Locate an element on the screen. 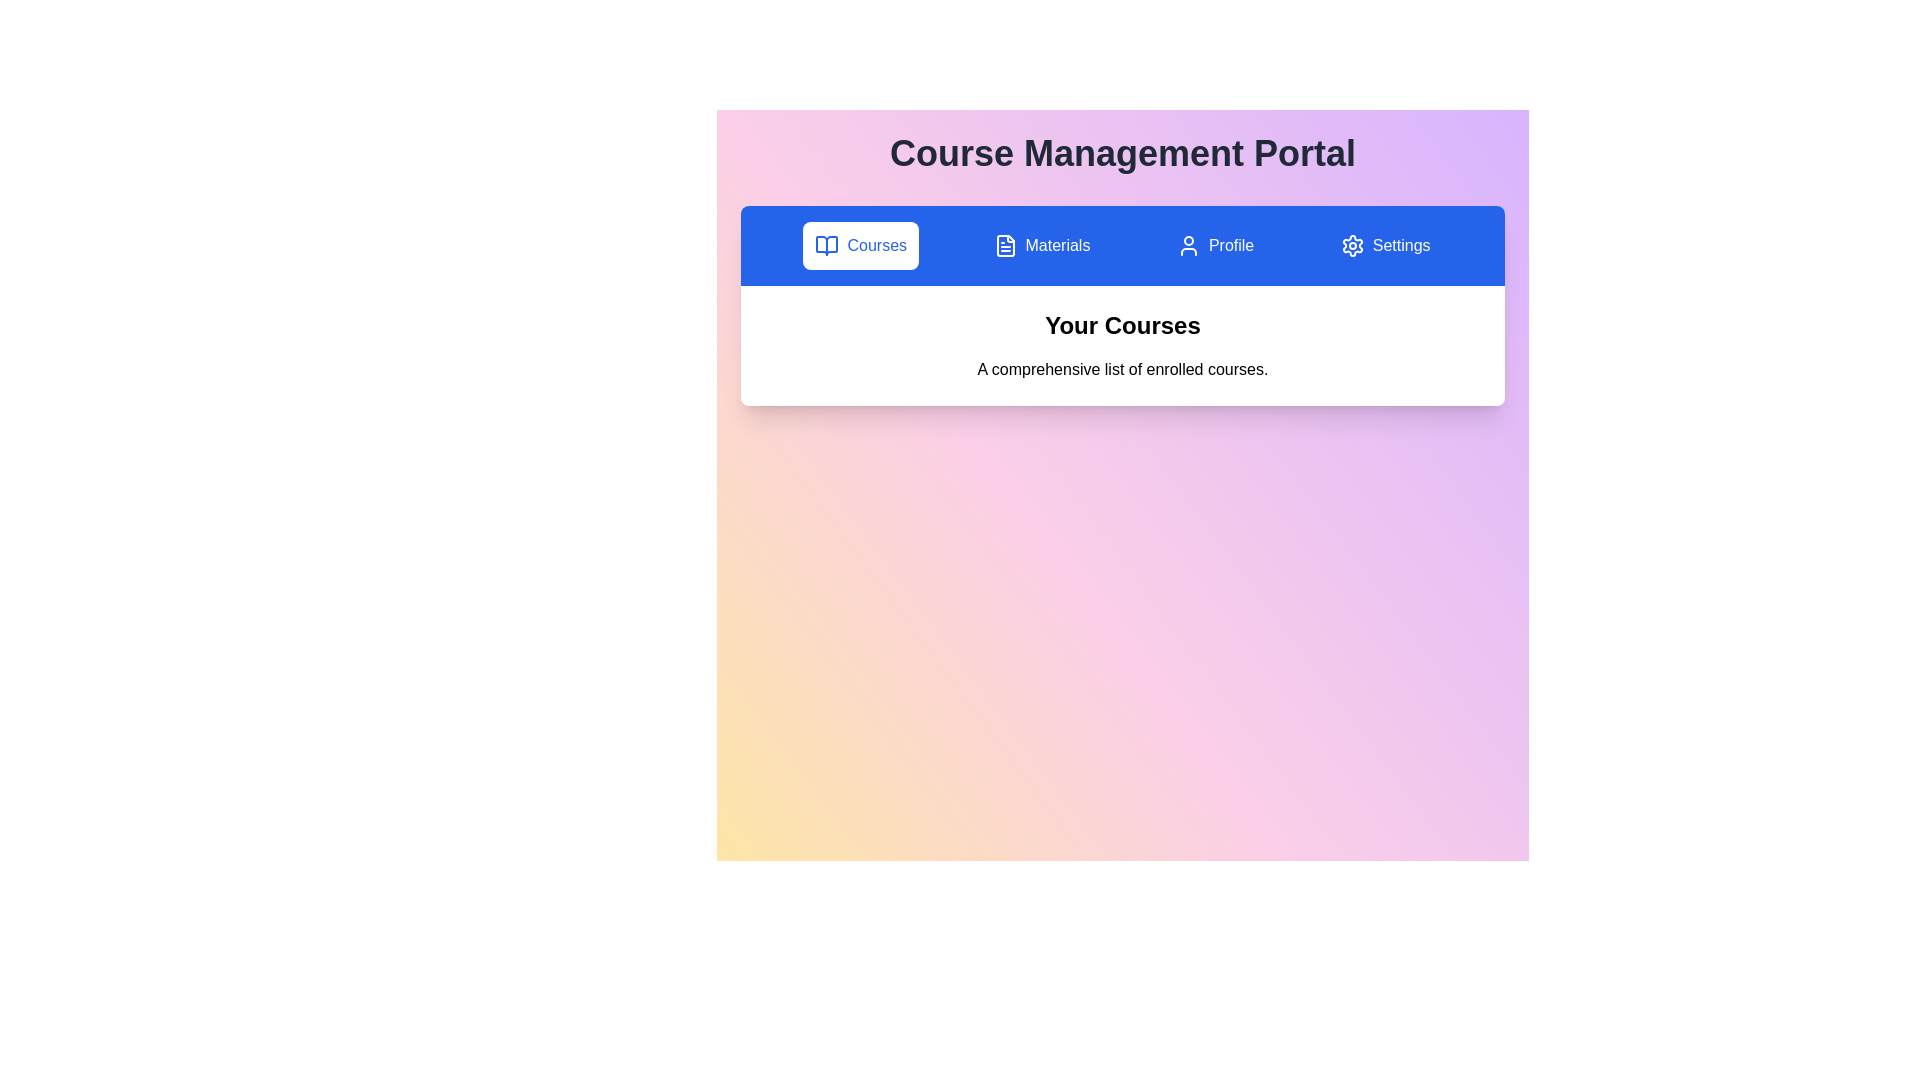 The image size is (1920, 1080). the document icon located at the far-left of the header section is located at coordinates (1005, 245).